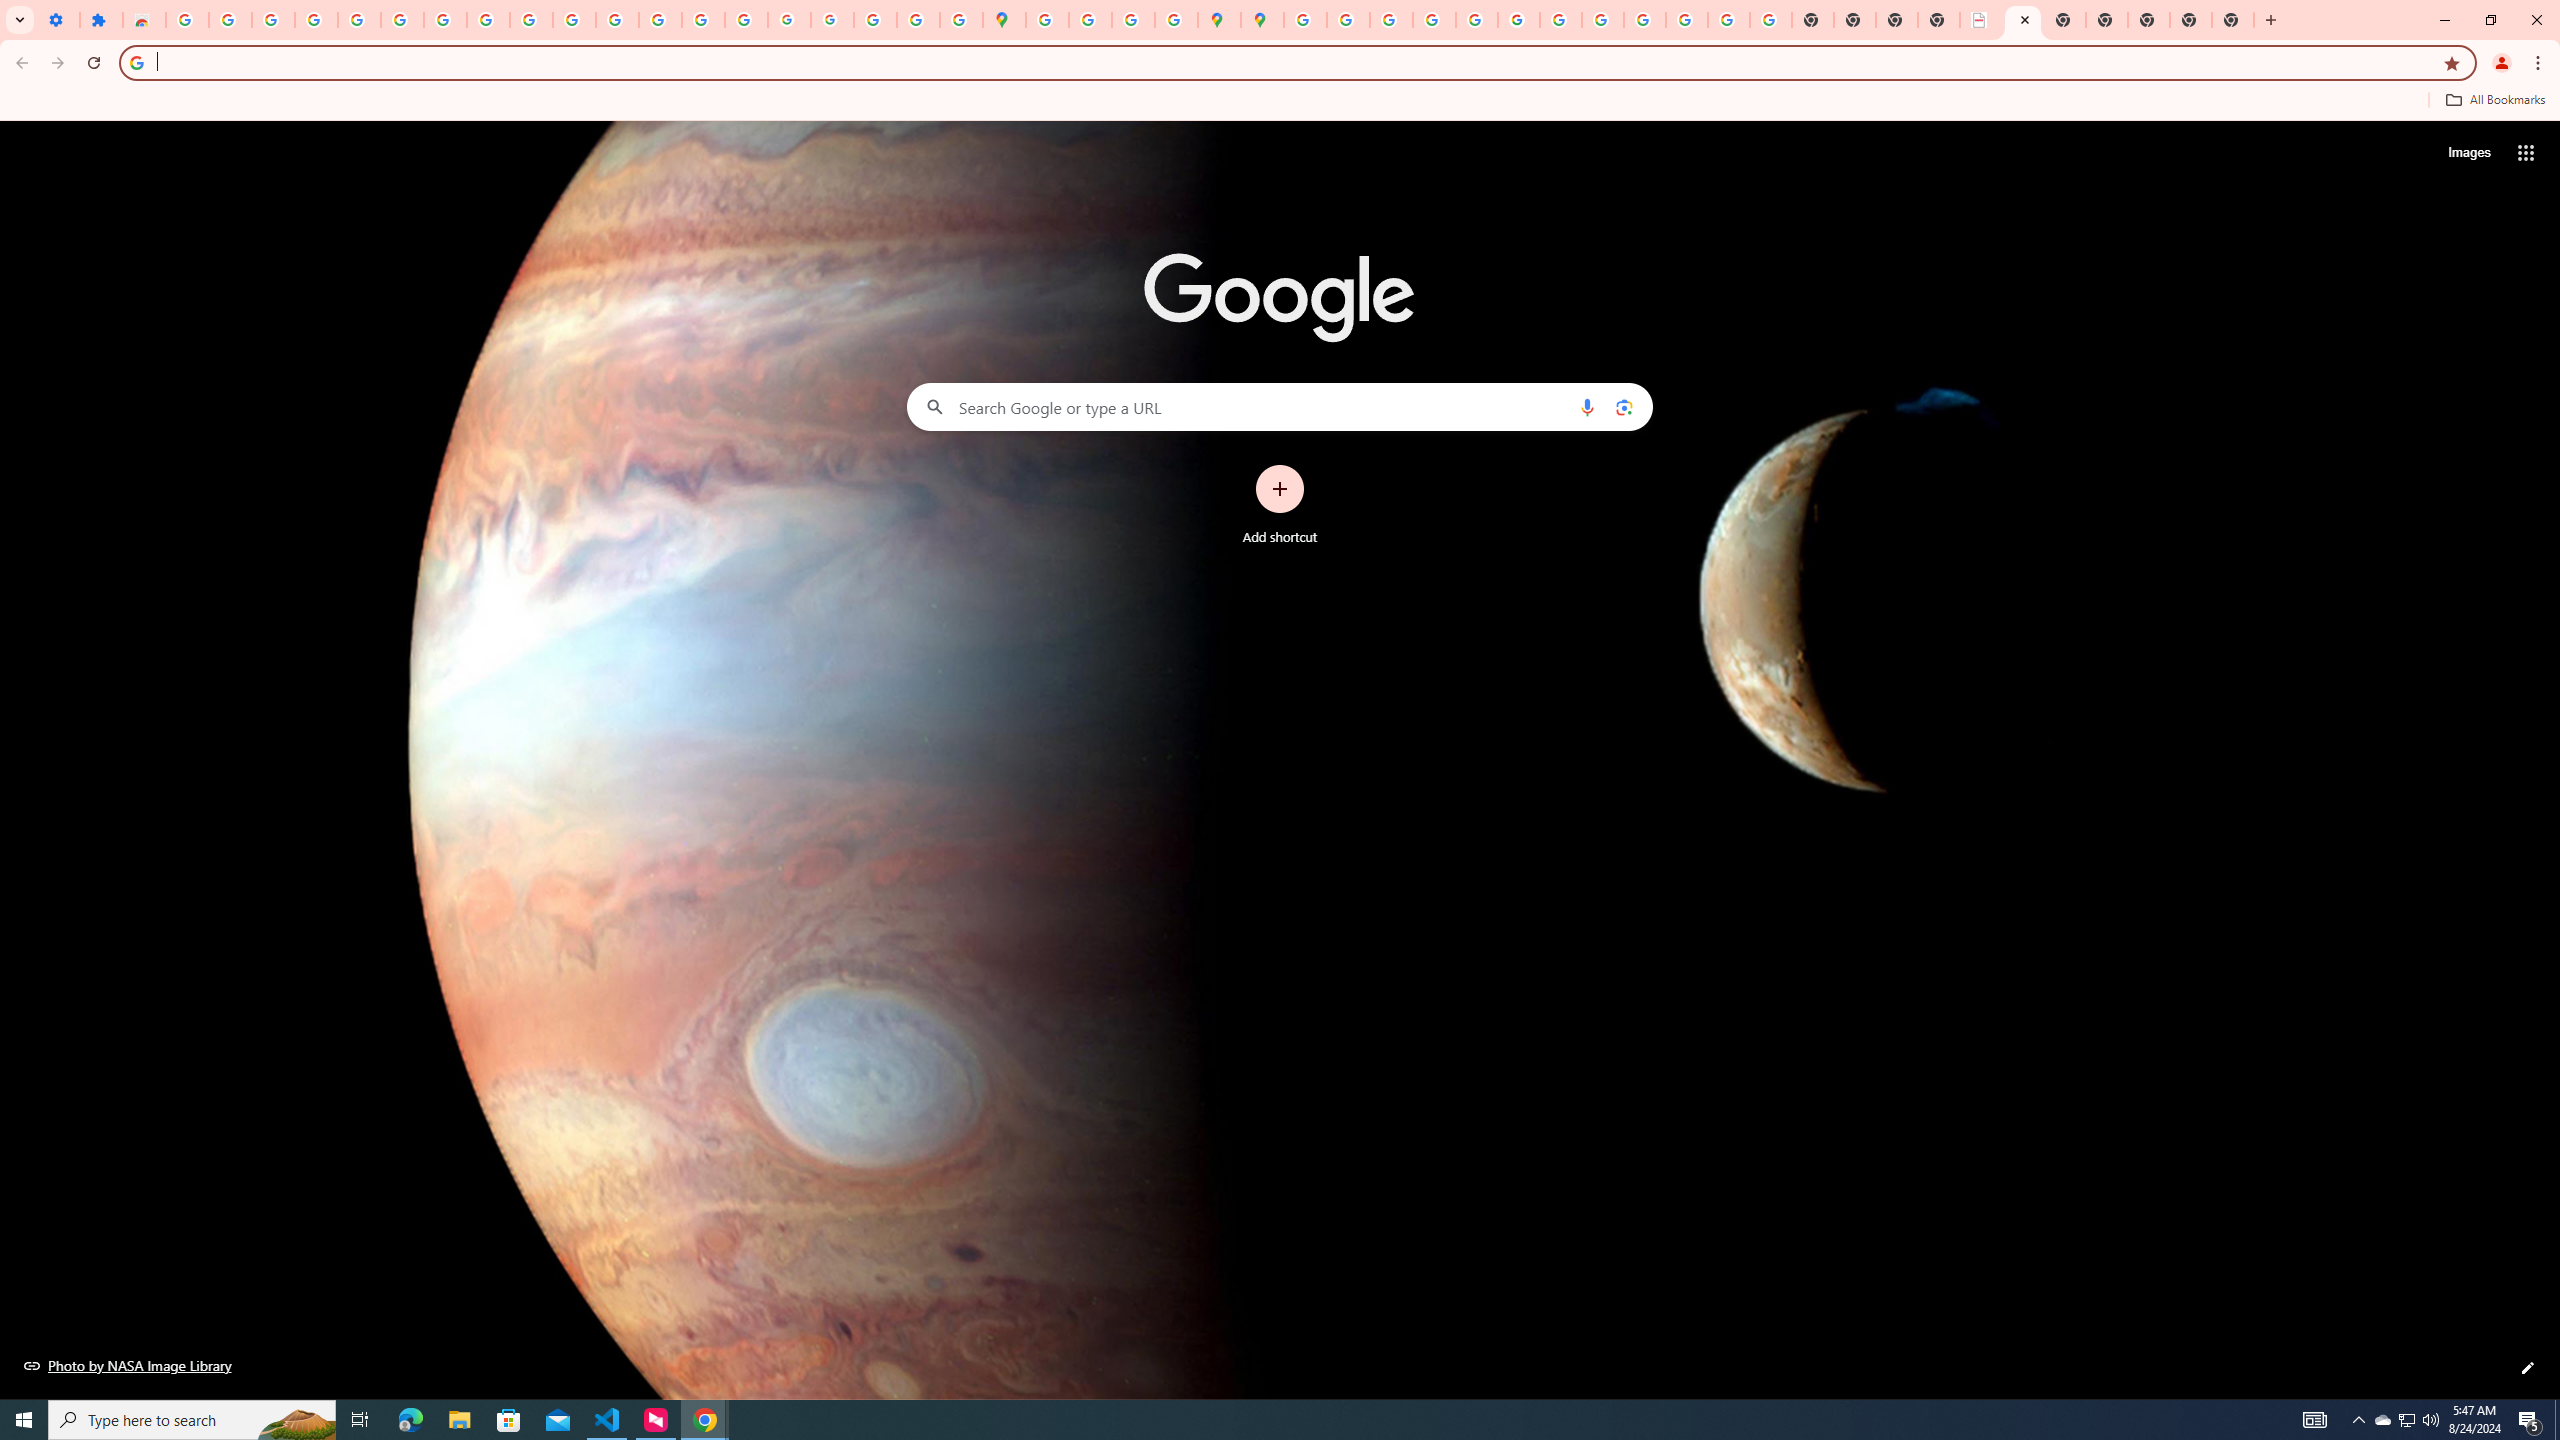 The image size is (2560, 1440). I want to click on 'YouTube', so click(531, 19).